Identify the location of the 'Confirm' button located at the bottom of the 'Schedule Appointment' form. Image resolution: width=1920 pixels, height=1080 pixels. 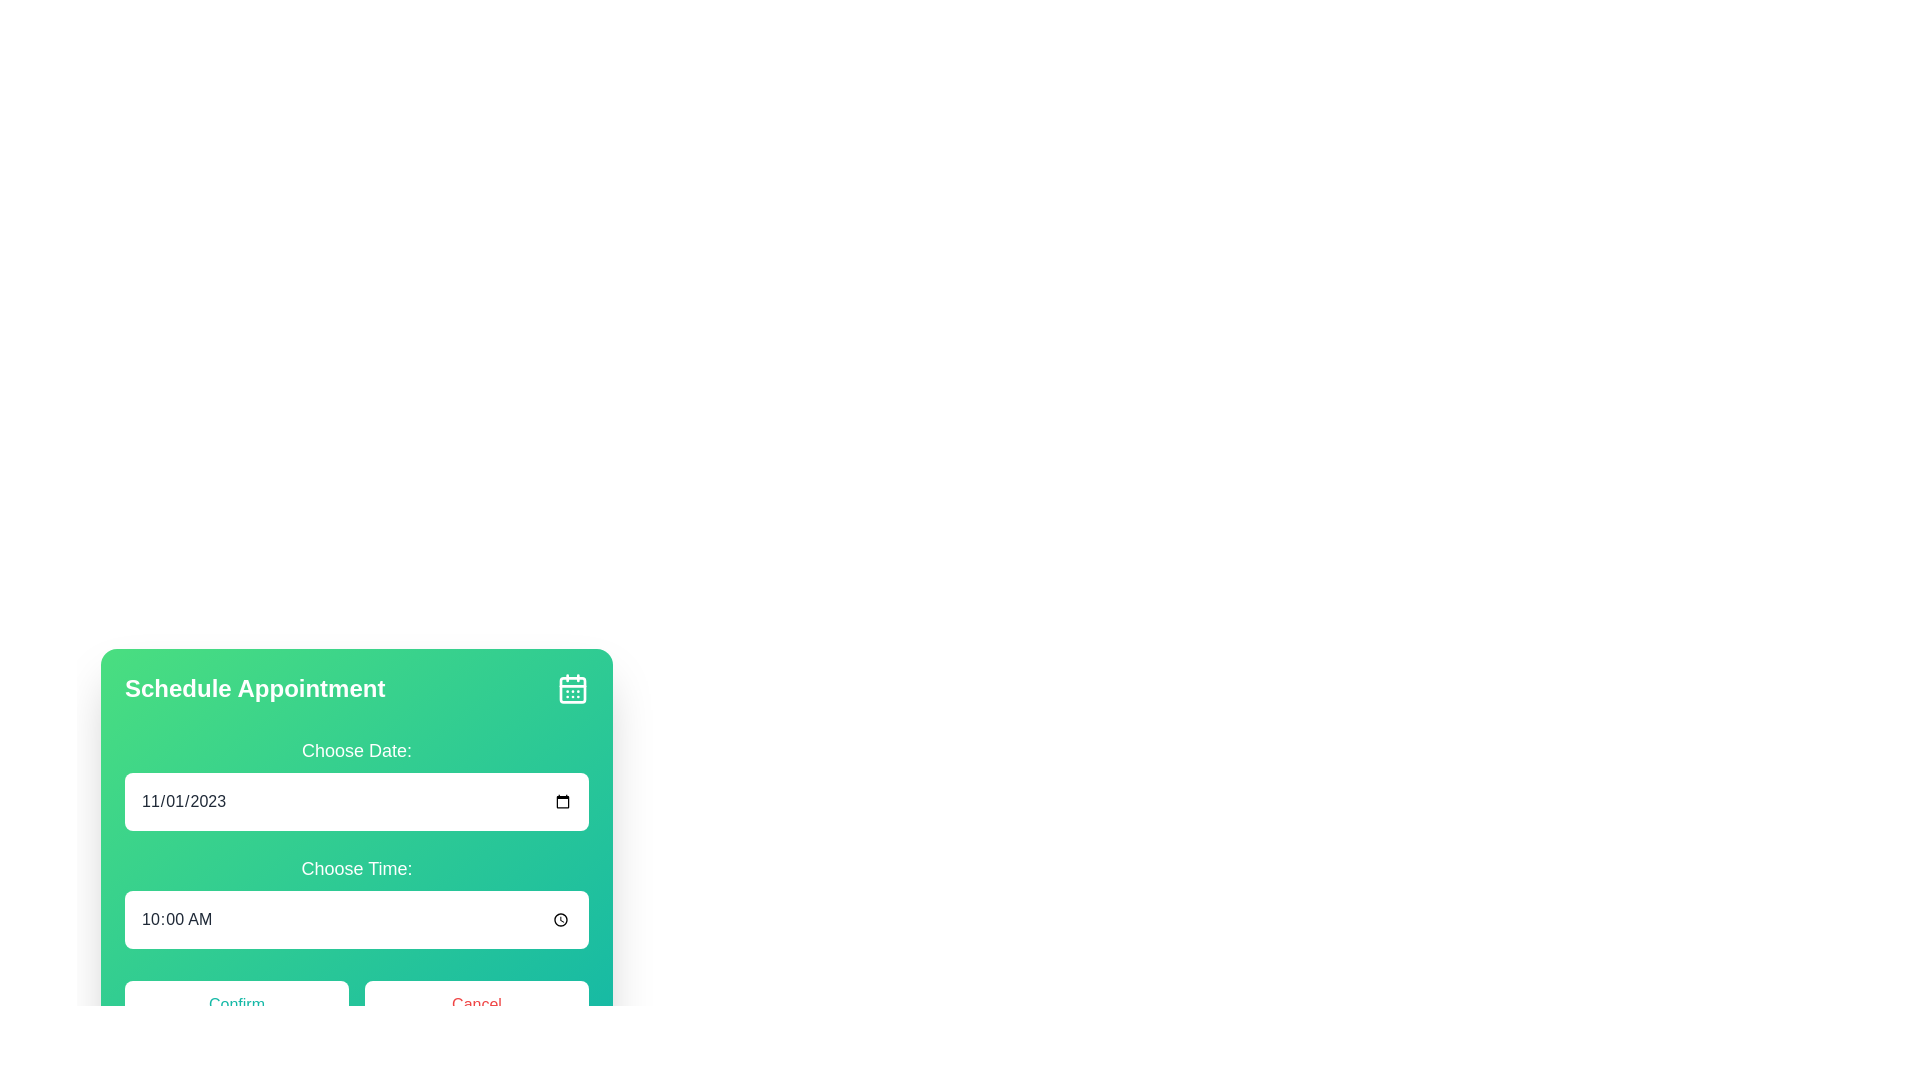
(236, 1005).